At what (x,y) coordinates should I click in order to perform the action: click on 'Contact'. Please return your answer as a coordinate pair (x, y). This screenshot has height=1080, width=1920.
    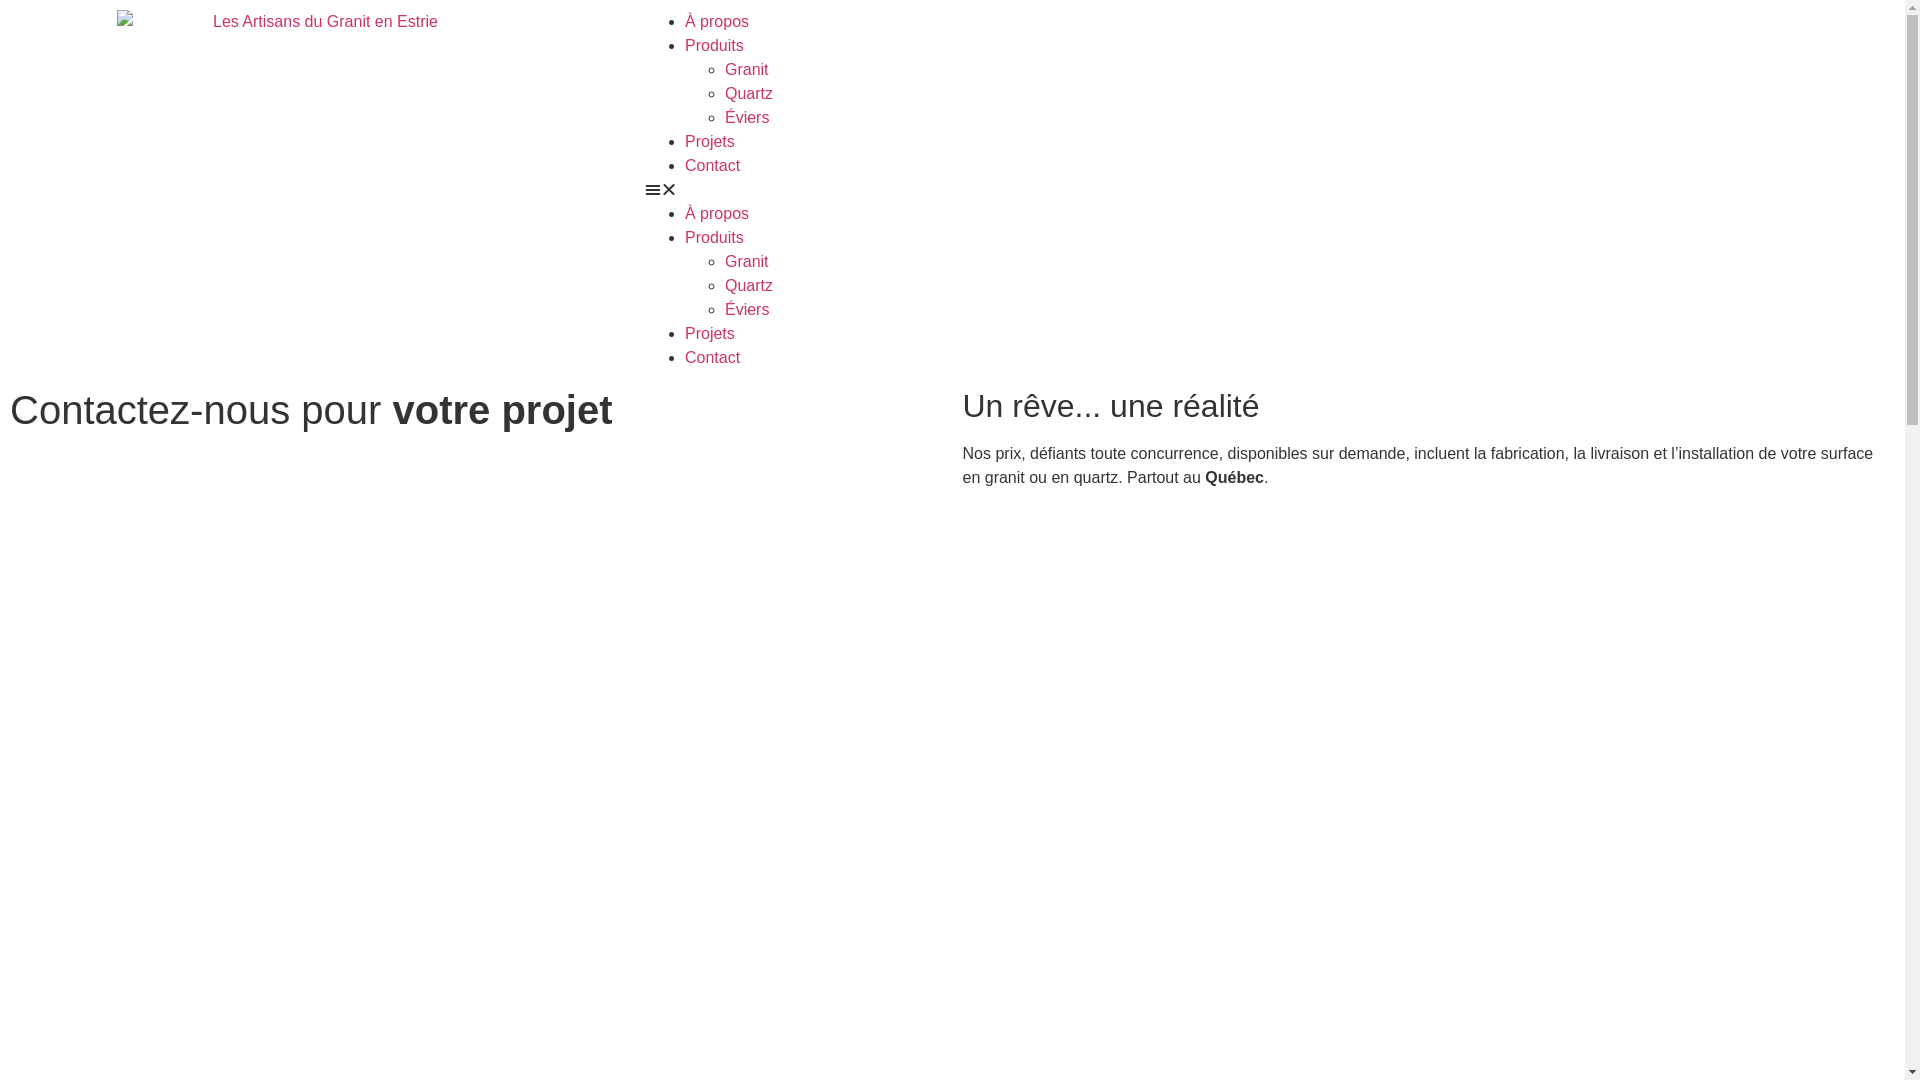
    Looking at the image, I should click on (712, 164).